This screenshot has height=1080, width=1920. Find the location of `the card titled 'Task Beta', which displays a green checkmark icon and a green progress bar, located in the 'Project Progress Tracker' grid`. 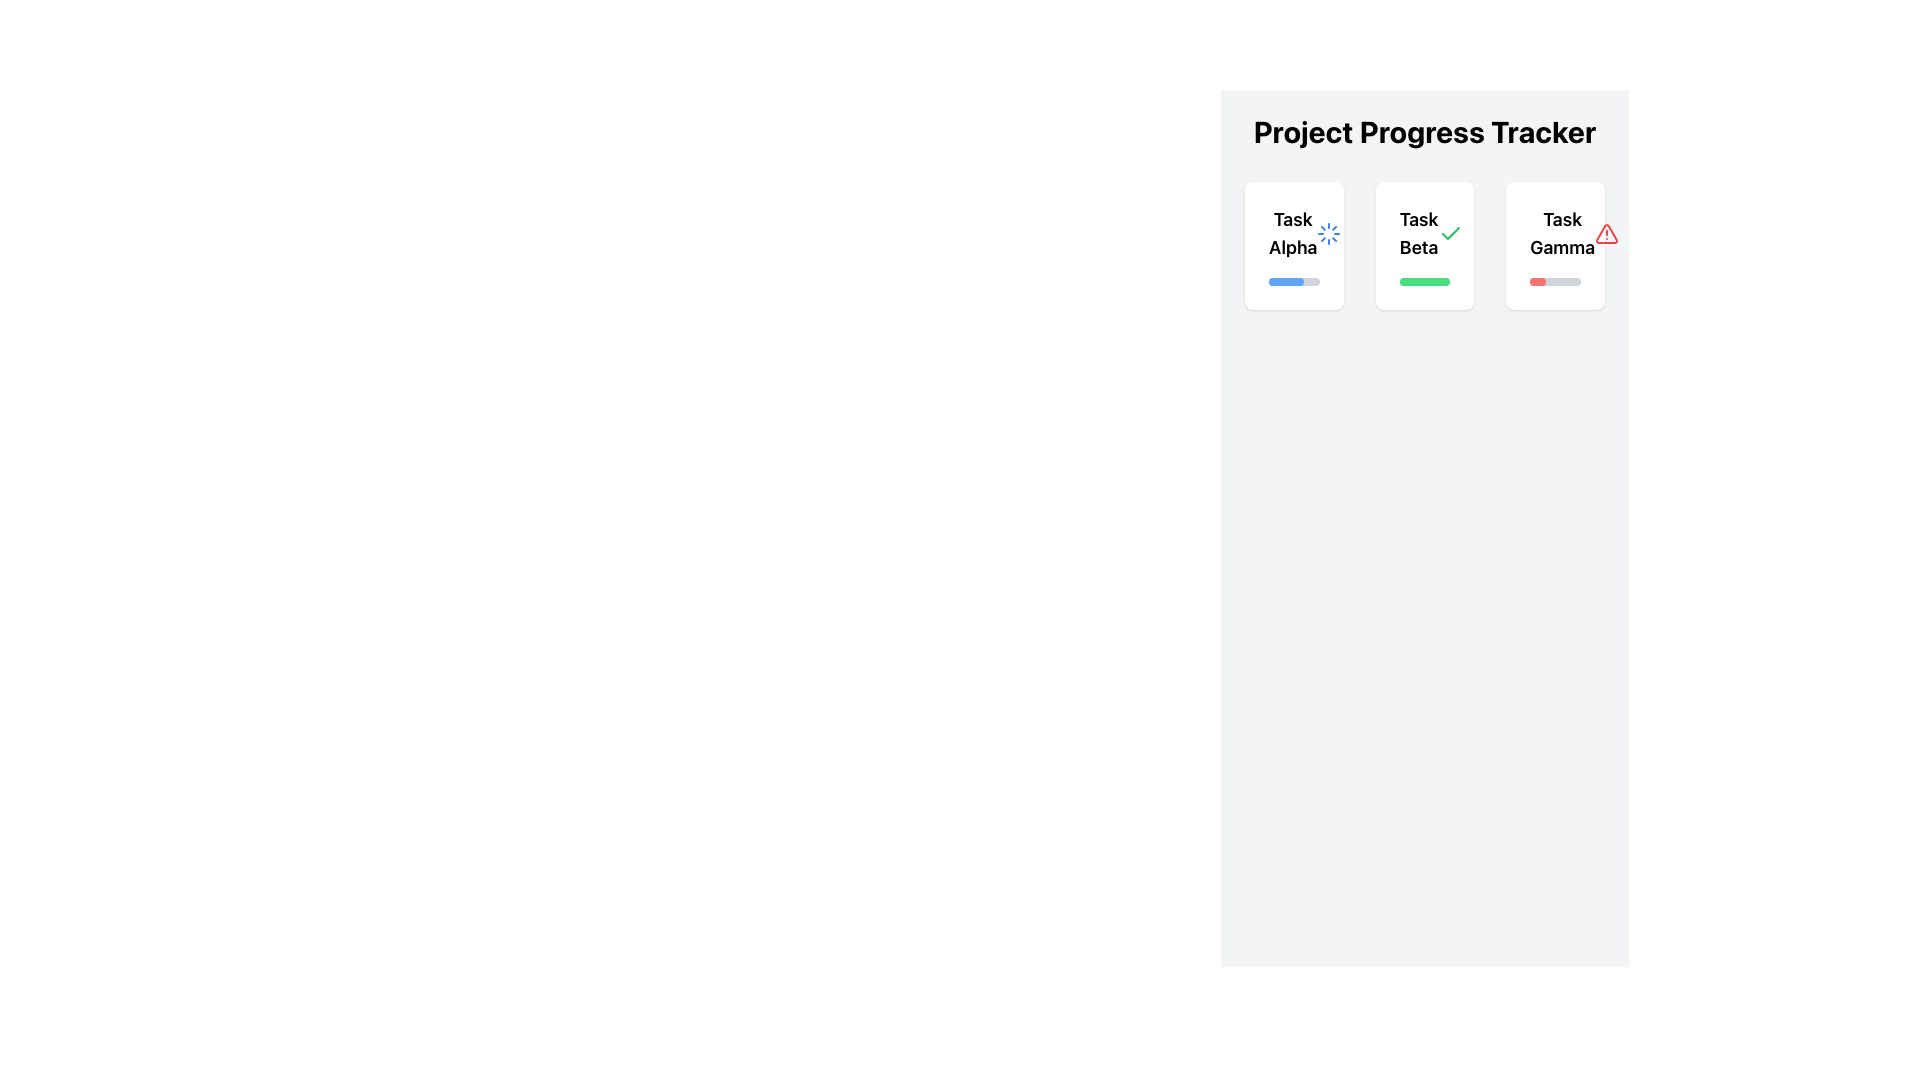

the card titled 'Task Beta', which displays a green checkmark icon and a green progress bar, located in the 'Project Progress Tracker' grid is located at coordinates (1424, 245).